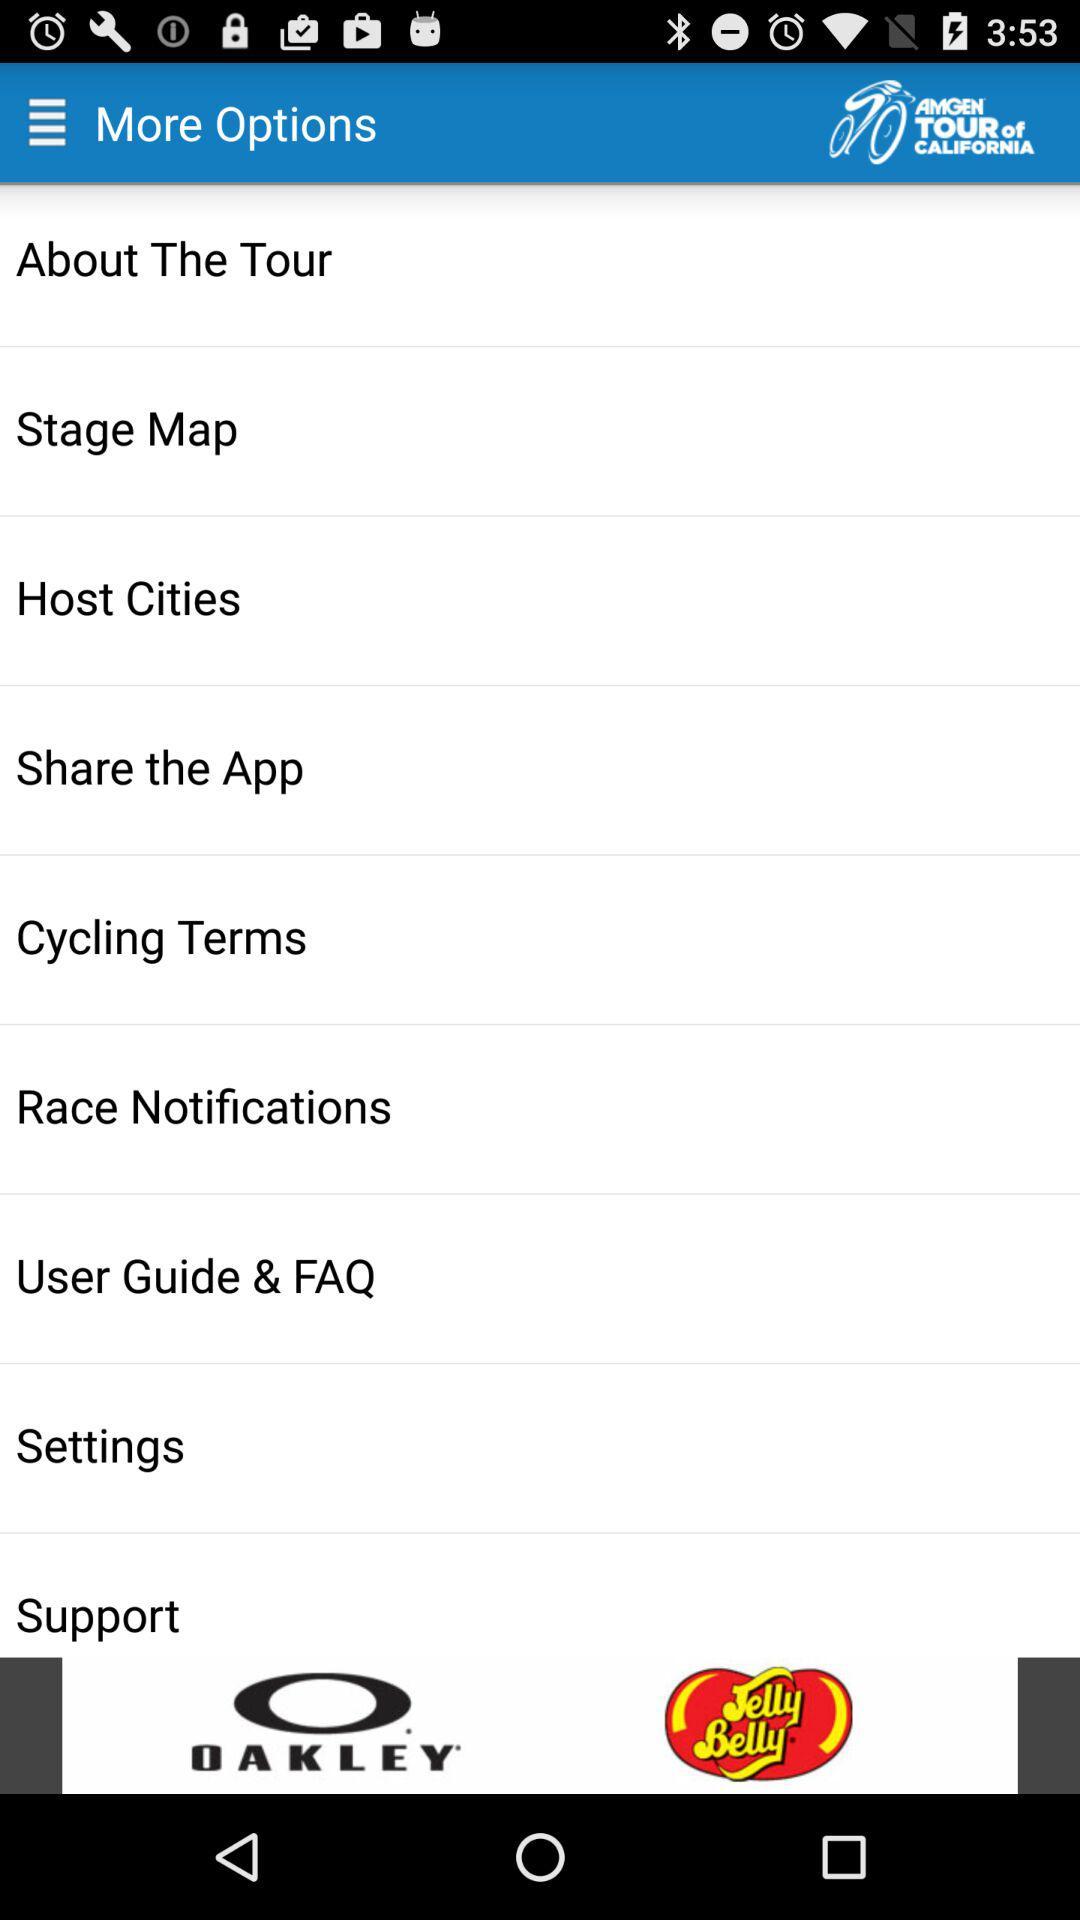  What do you see at coordinates (542, 1104) in the screenshot?
I see `the race notifications icon` at bounding box center [542, 1104].